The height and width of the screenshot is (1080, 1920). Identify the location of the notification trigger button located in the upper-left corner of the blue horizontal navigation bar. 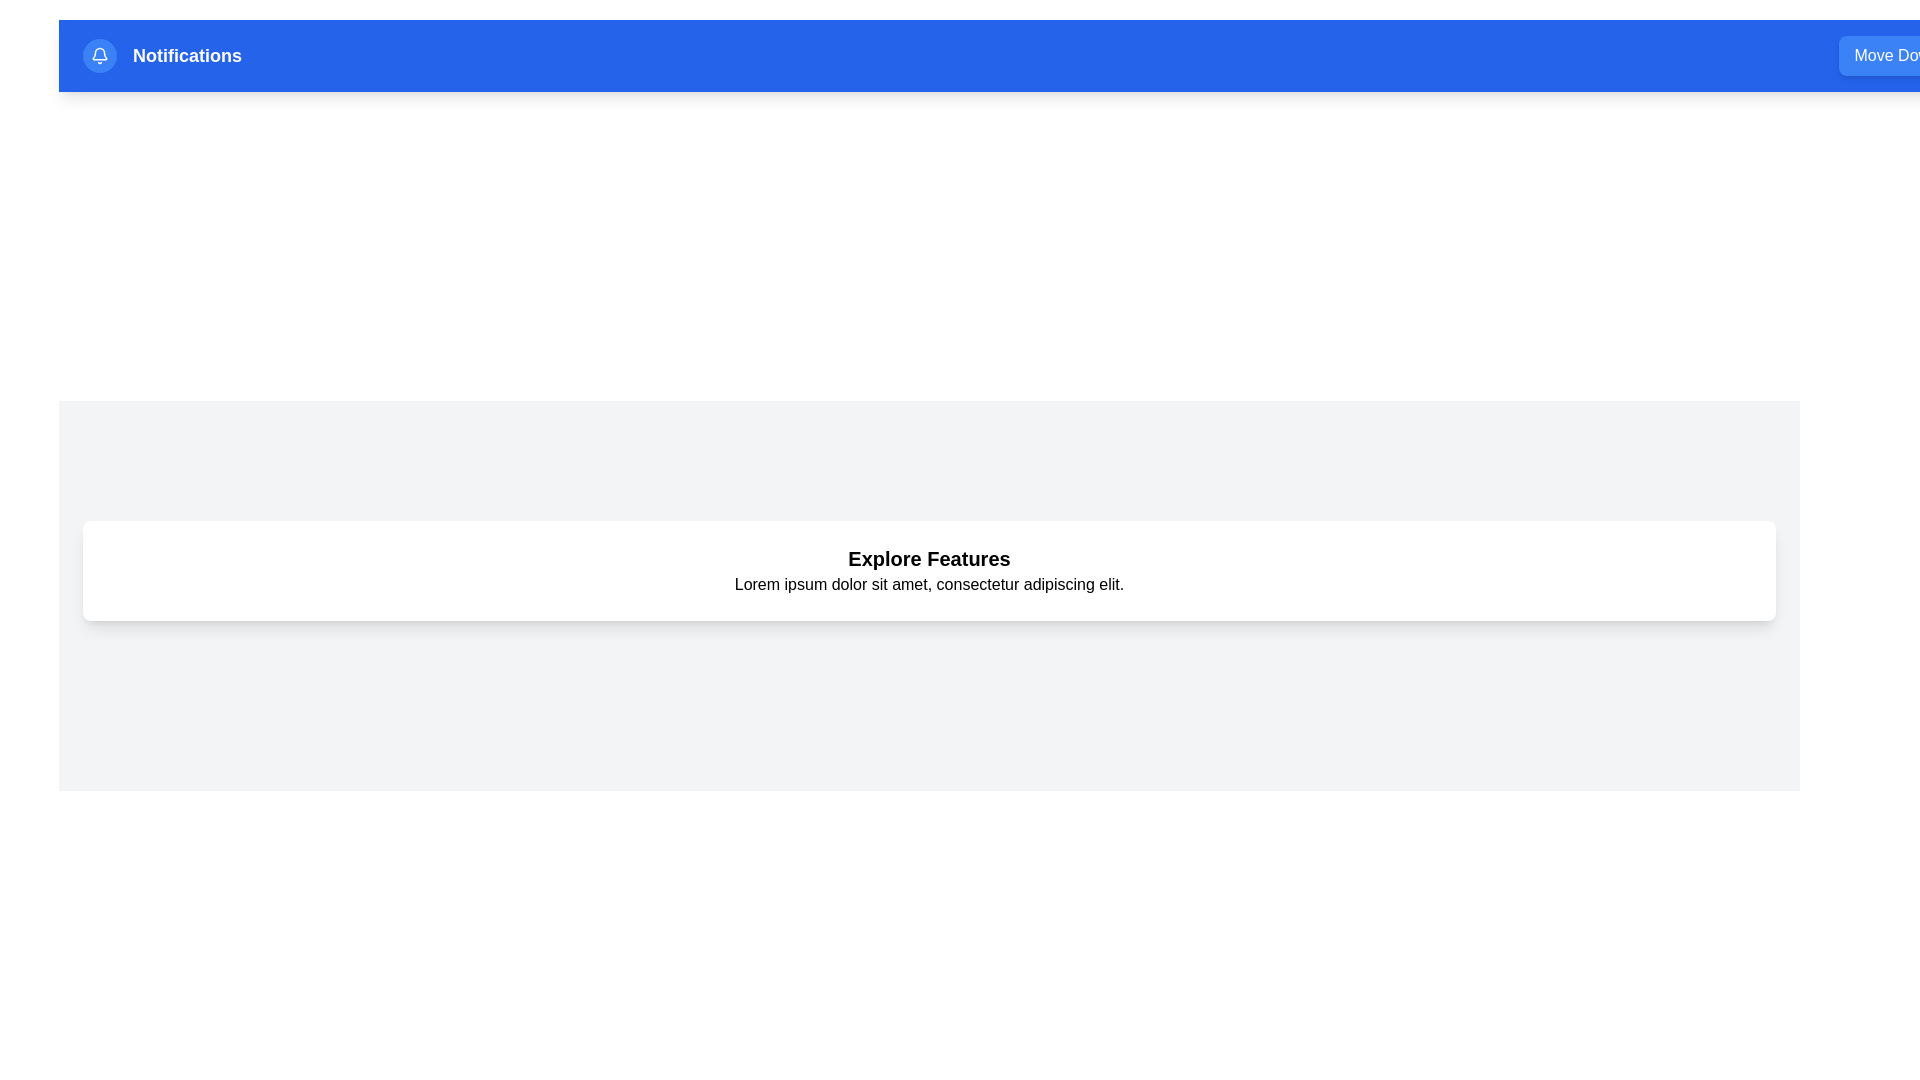
(99, 55).